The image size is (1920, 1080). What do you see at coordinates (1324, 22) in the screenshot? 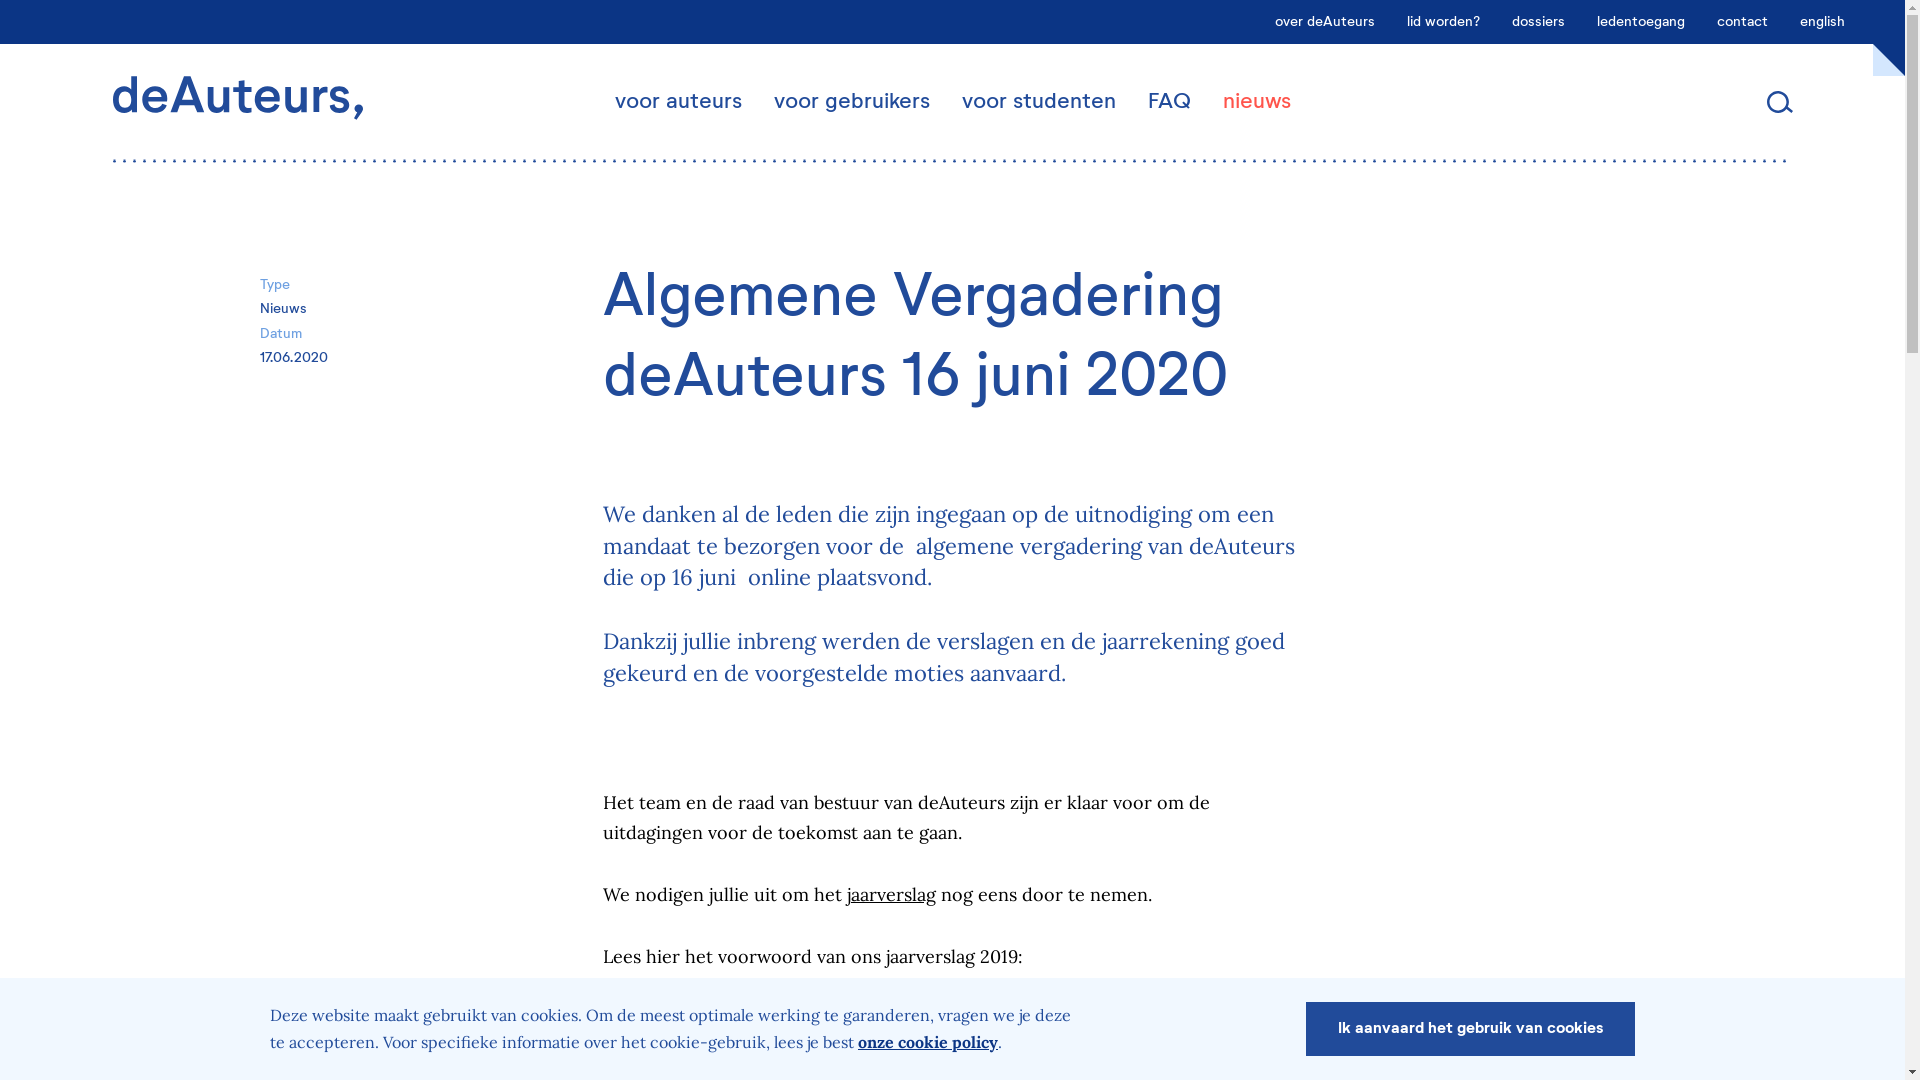
I see `'over deAuteurs'` at bounding box center [1324, 22].